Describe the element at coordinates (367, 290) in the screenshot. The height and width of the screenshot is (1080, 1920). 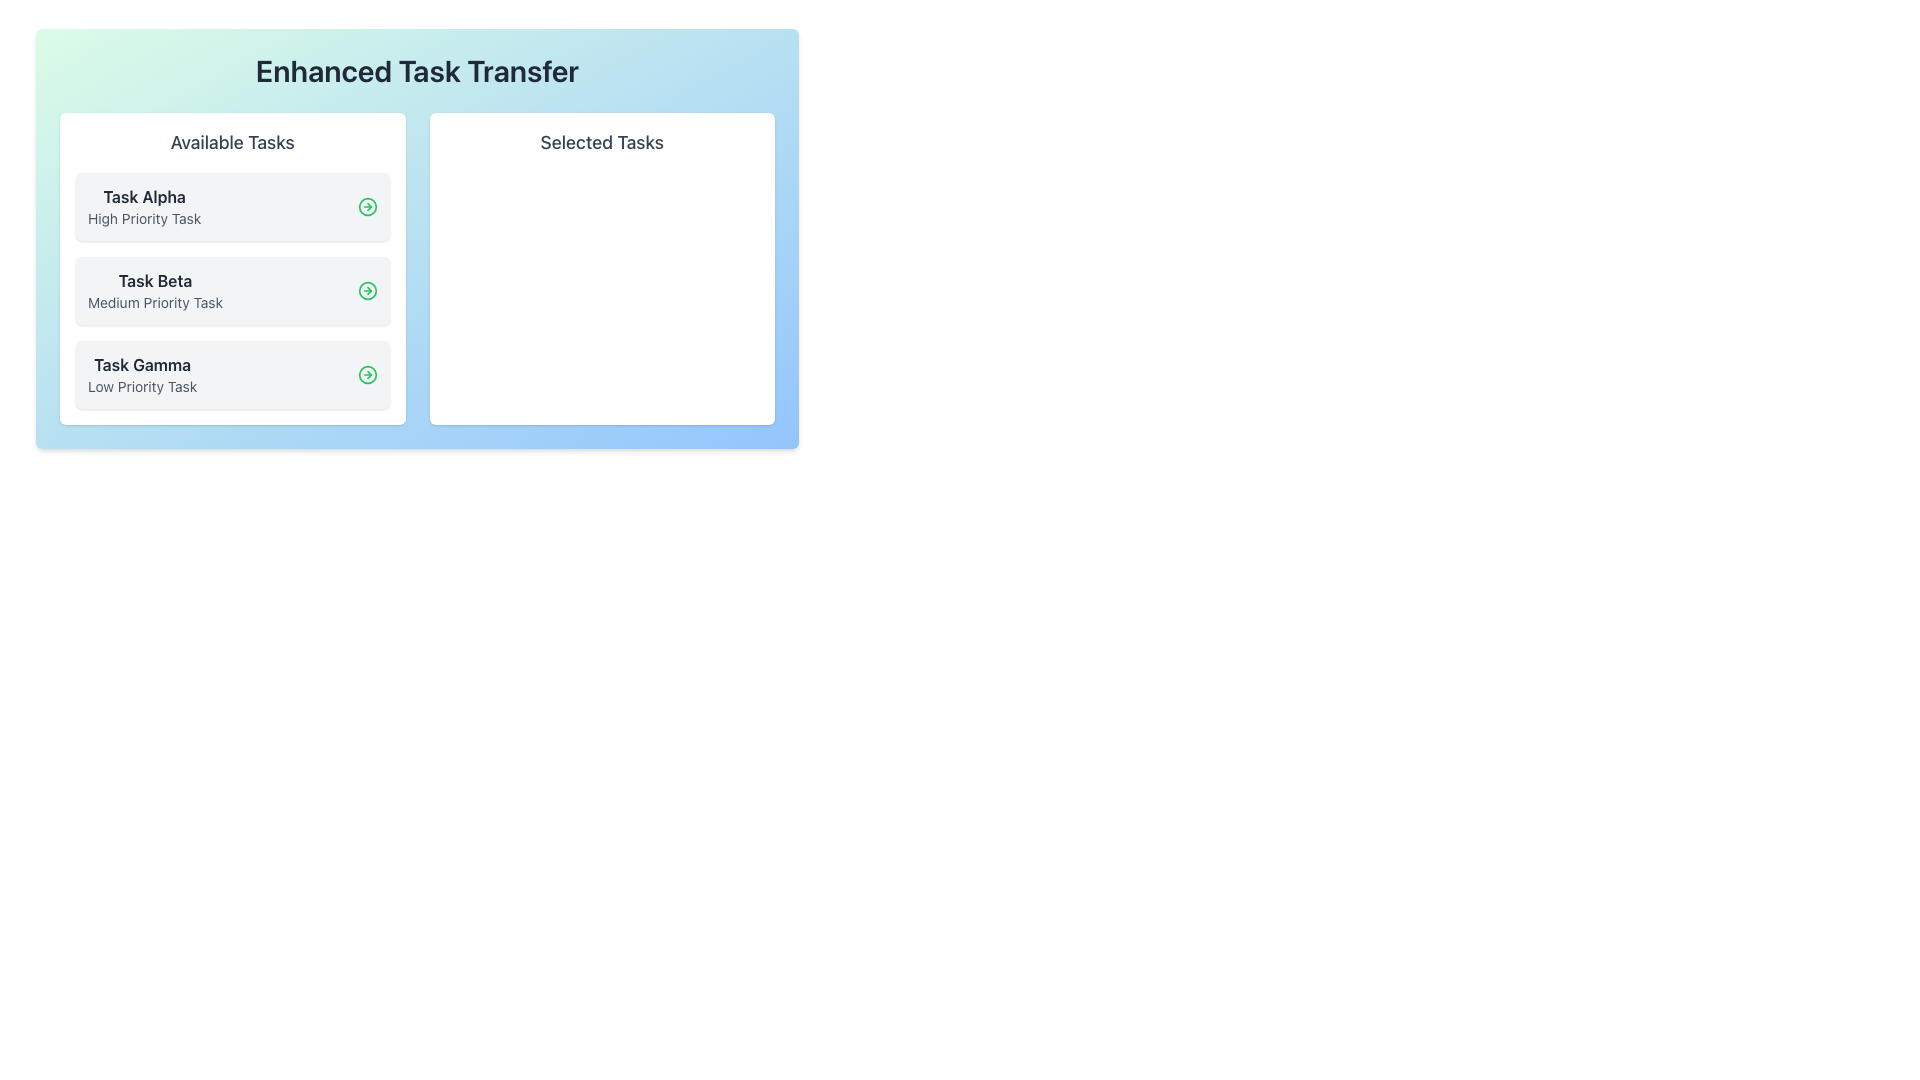
I see `the circular outline icon representing the second task entry ('Task Beta') within the 'Available Tasks' section, which is centrally positioned within this task entry` at that location.